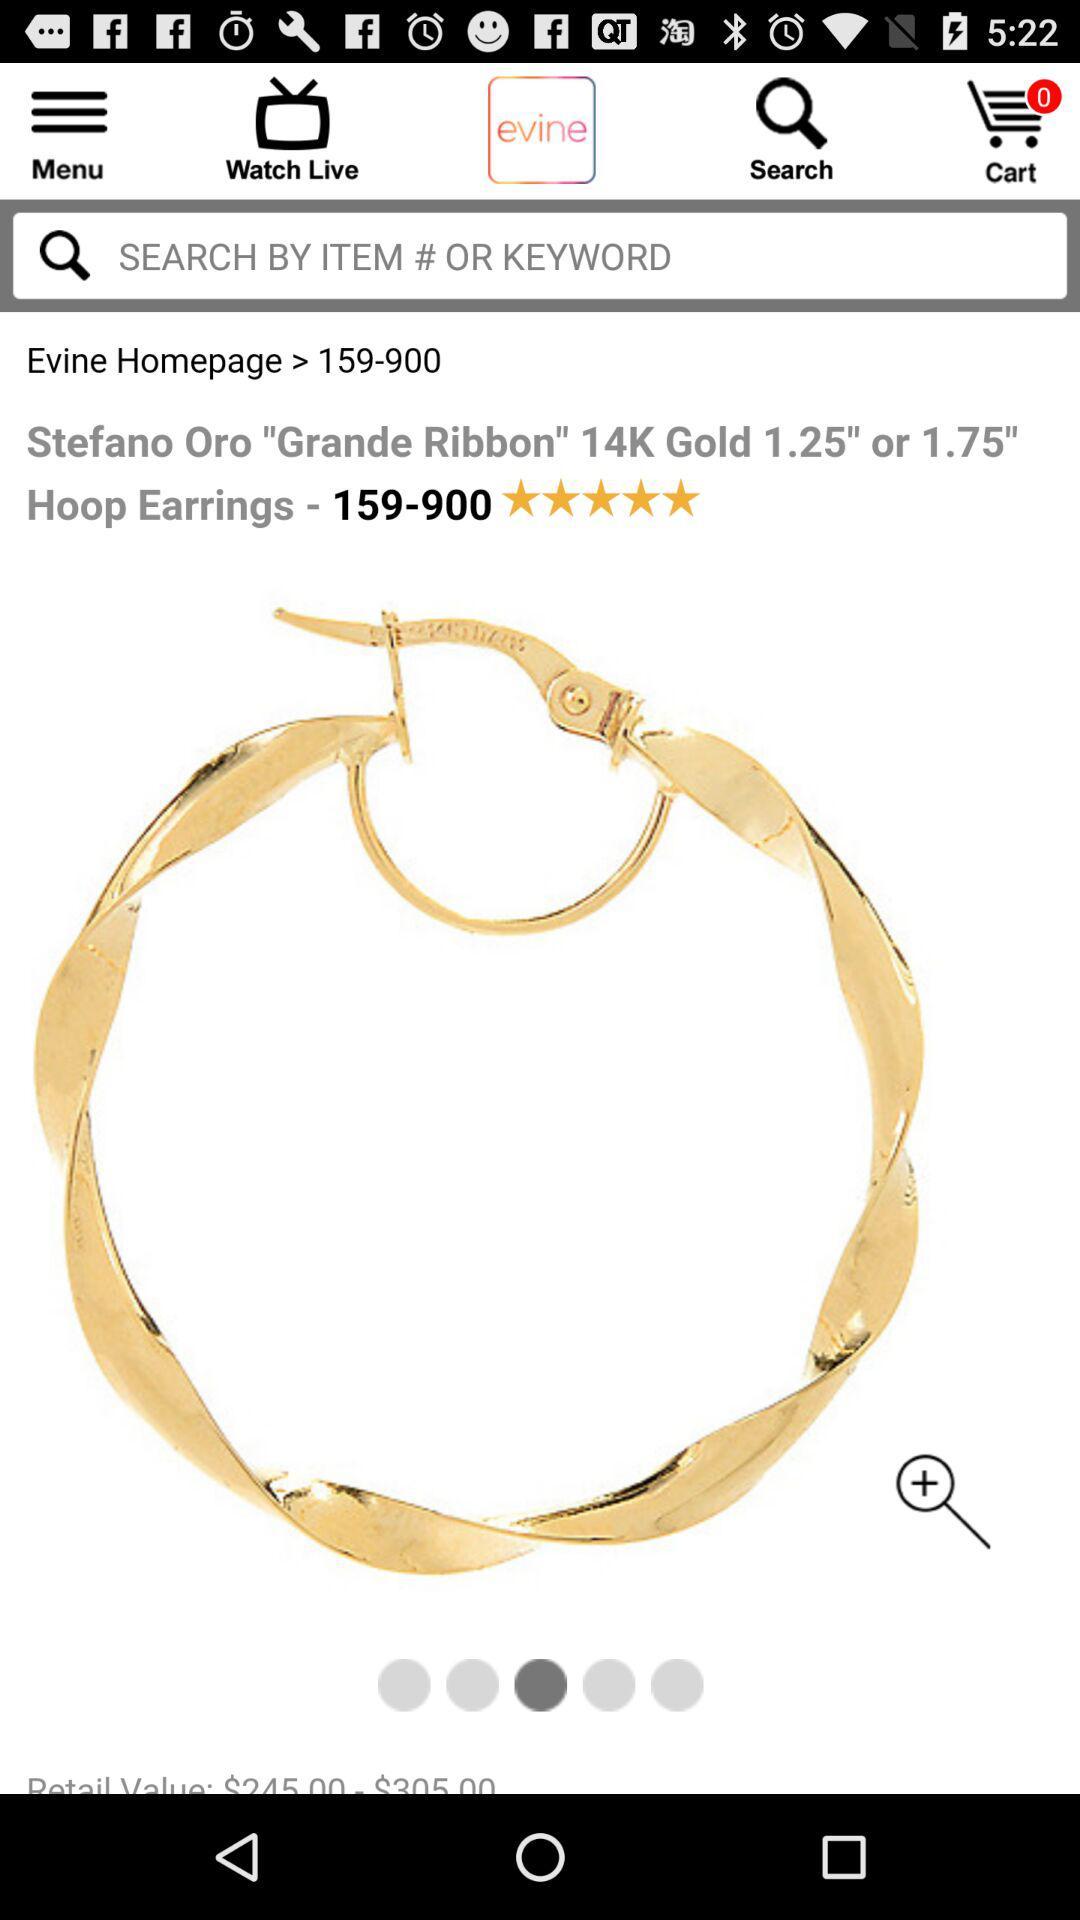 The height and width of the screenshot is (1920, 1080). What do you see at coordinates (63, 254) in the screenshot?
I see `input search terms` at bounding box center [63, 254].